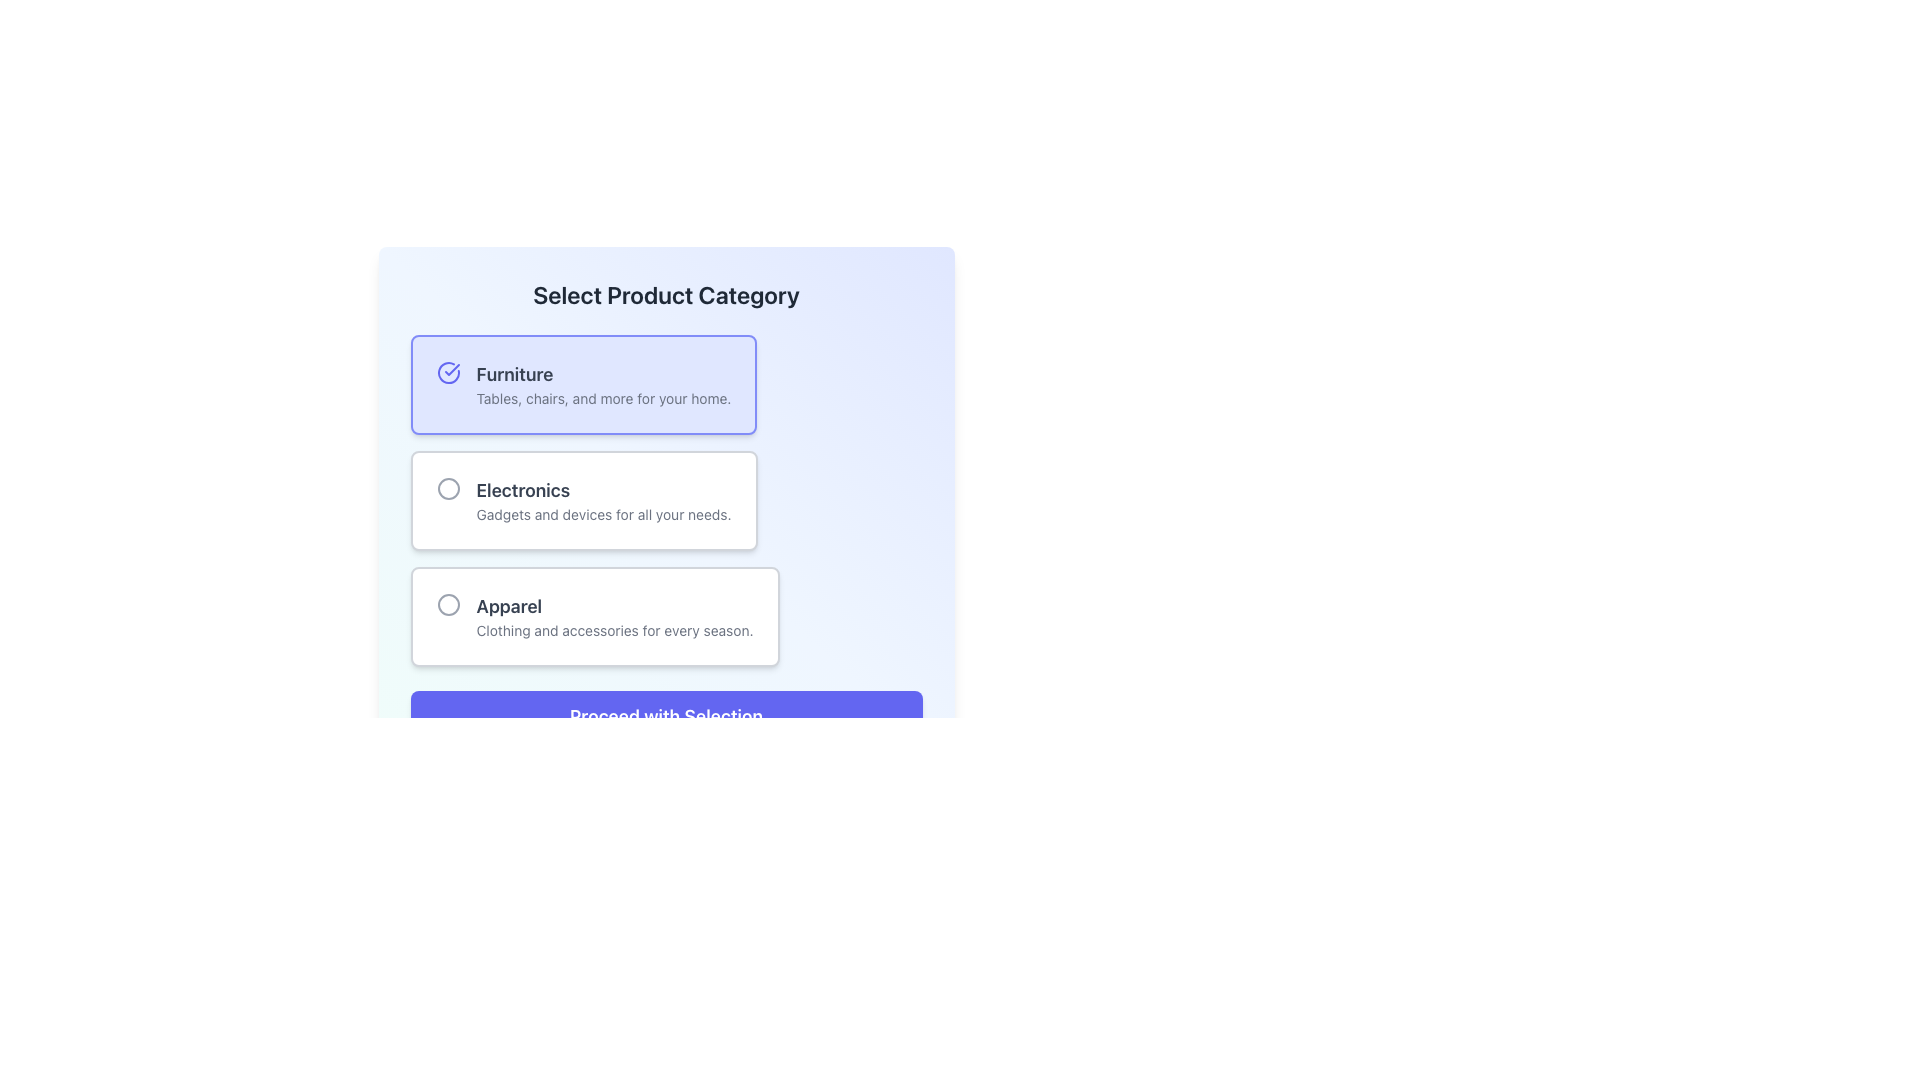  I want to click on the circular checkmark icon with a blue outline located to the left of the text 'Furniture' for visual confirmation, so click(447, 373).